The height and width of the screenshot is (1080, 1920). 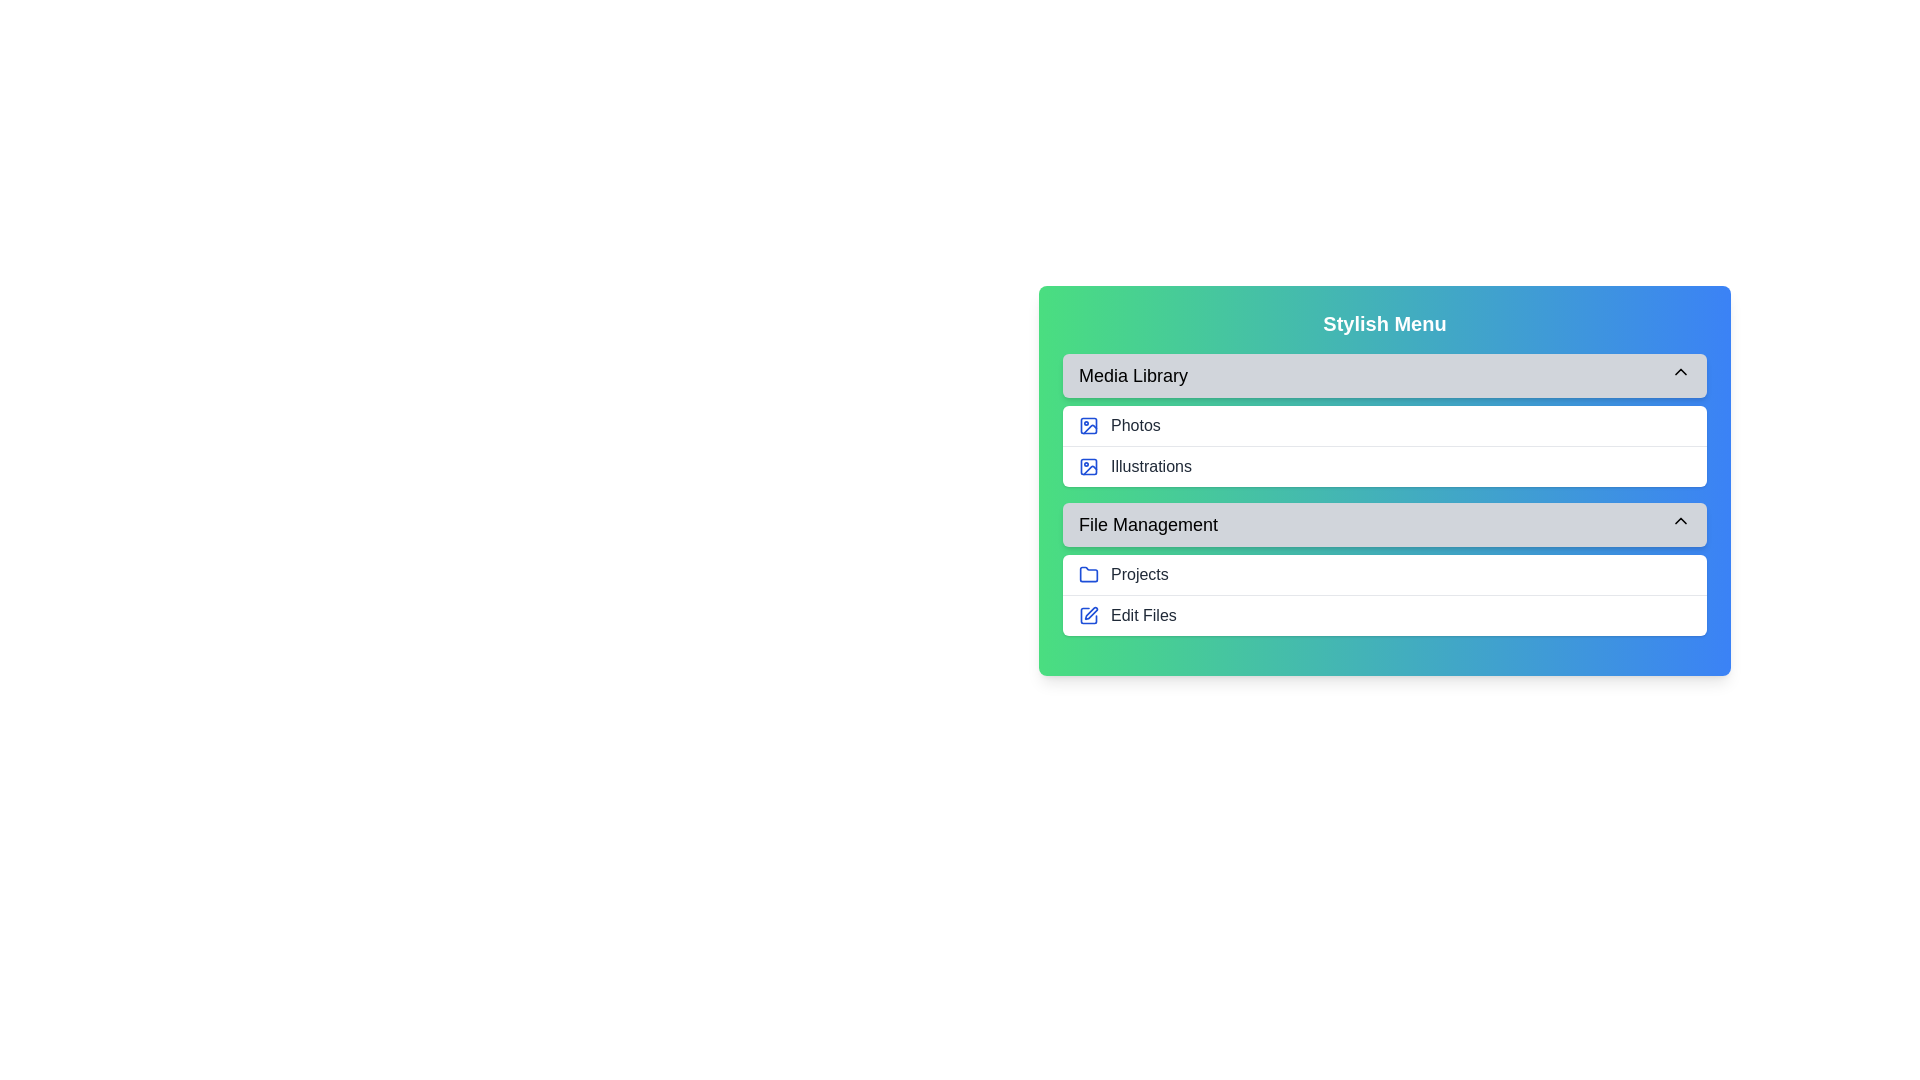 What do you see at coordinates (1384, 419) in the screenshot?
I see `one of the items from the dropdown menu located below the title 'Stylish Menu' and above 'File Management', which displays options 'Photos' and 'Illustrations'` at bounding box center [1384, 419].